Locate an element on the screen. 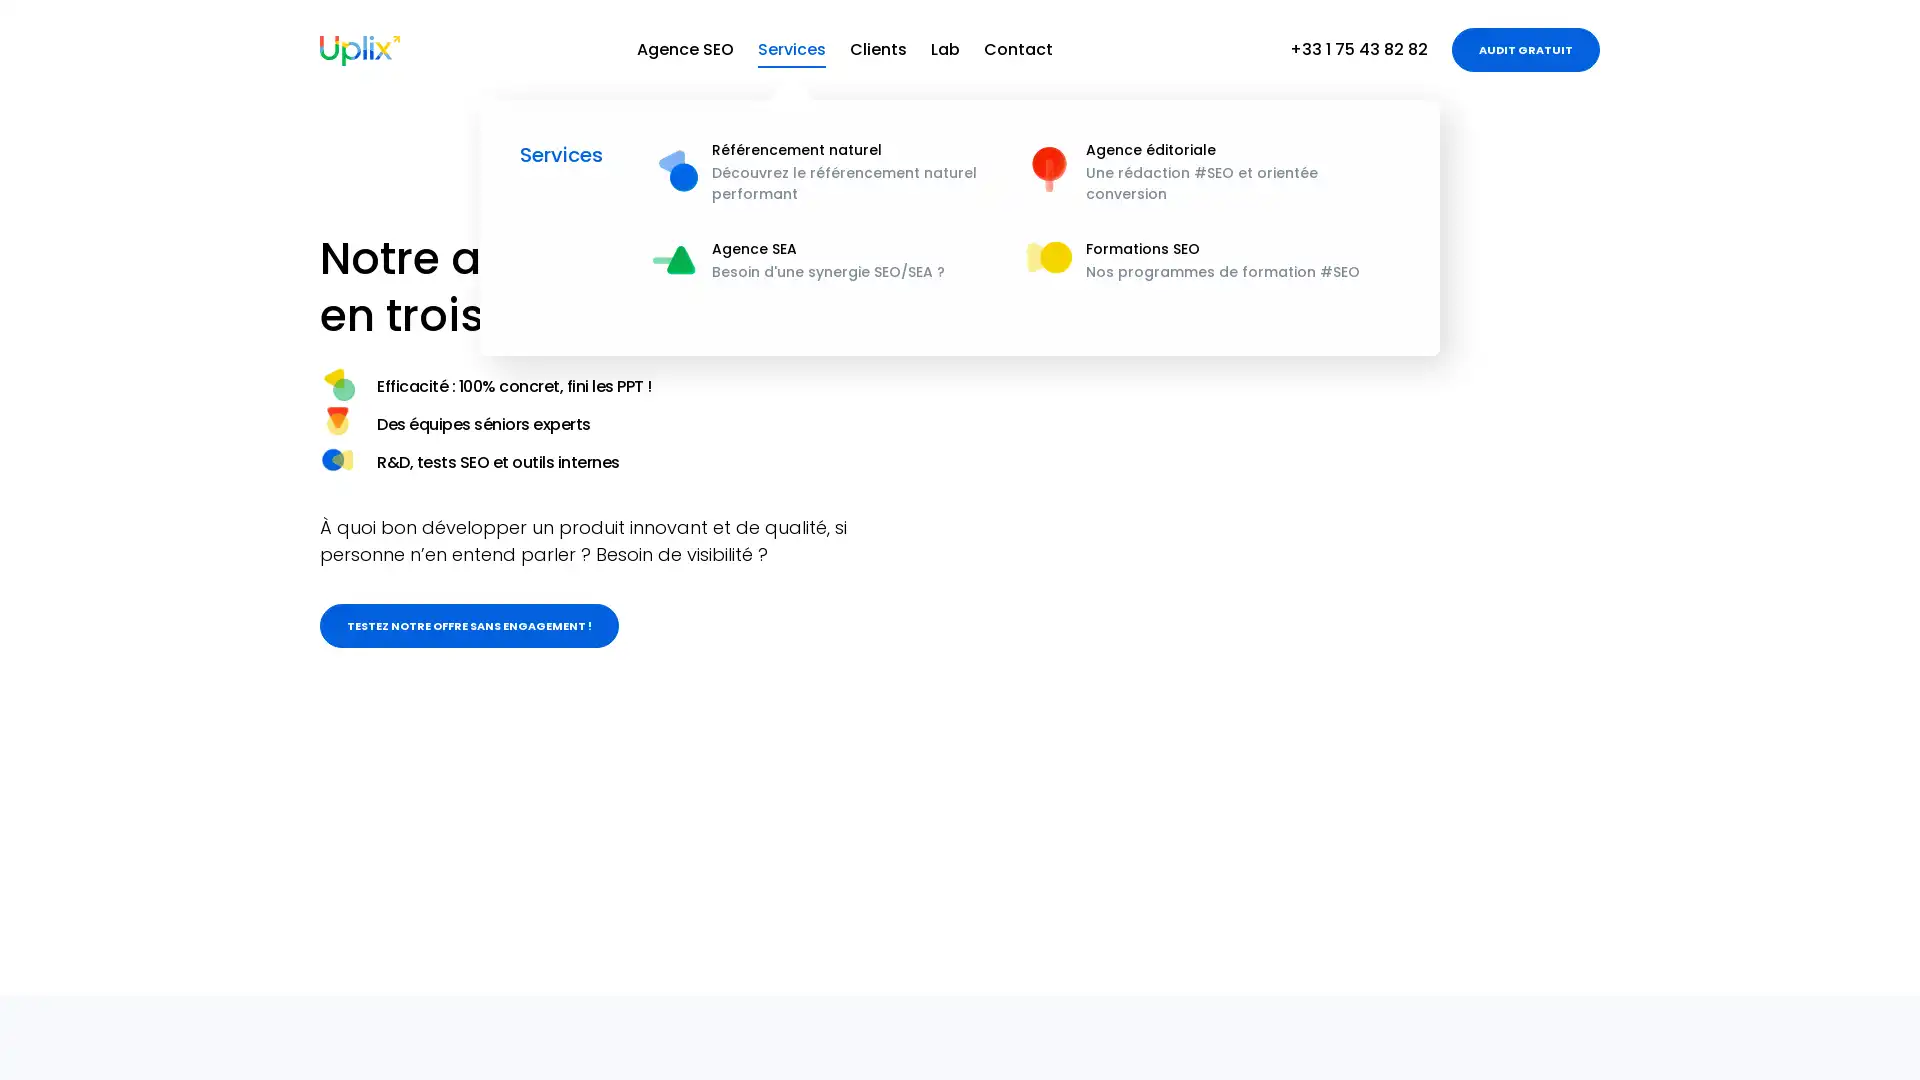  Fermer is located at coordinates (1858, 1040).